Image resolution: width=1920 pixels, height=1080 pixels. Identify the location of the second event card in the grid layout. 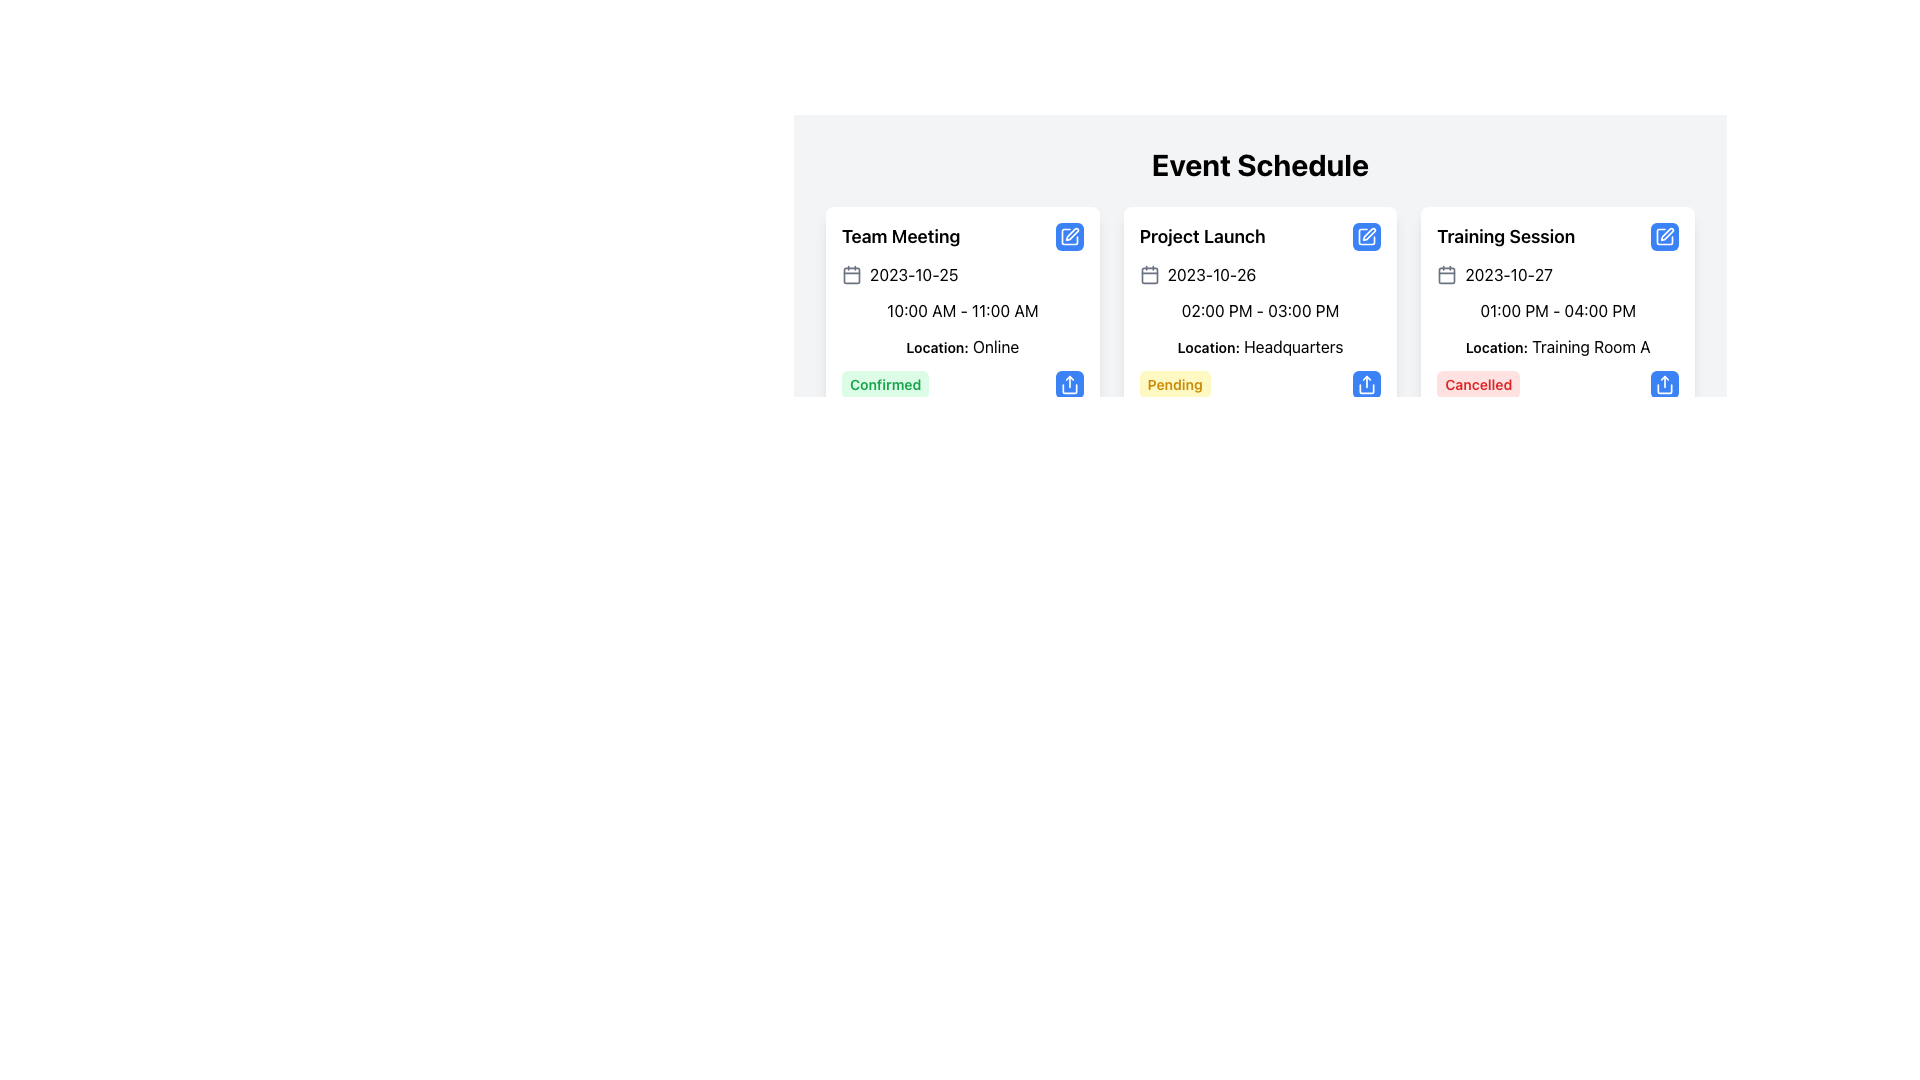
(1259, 311).